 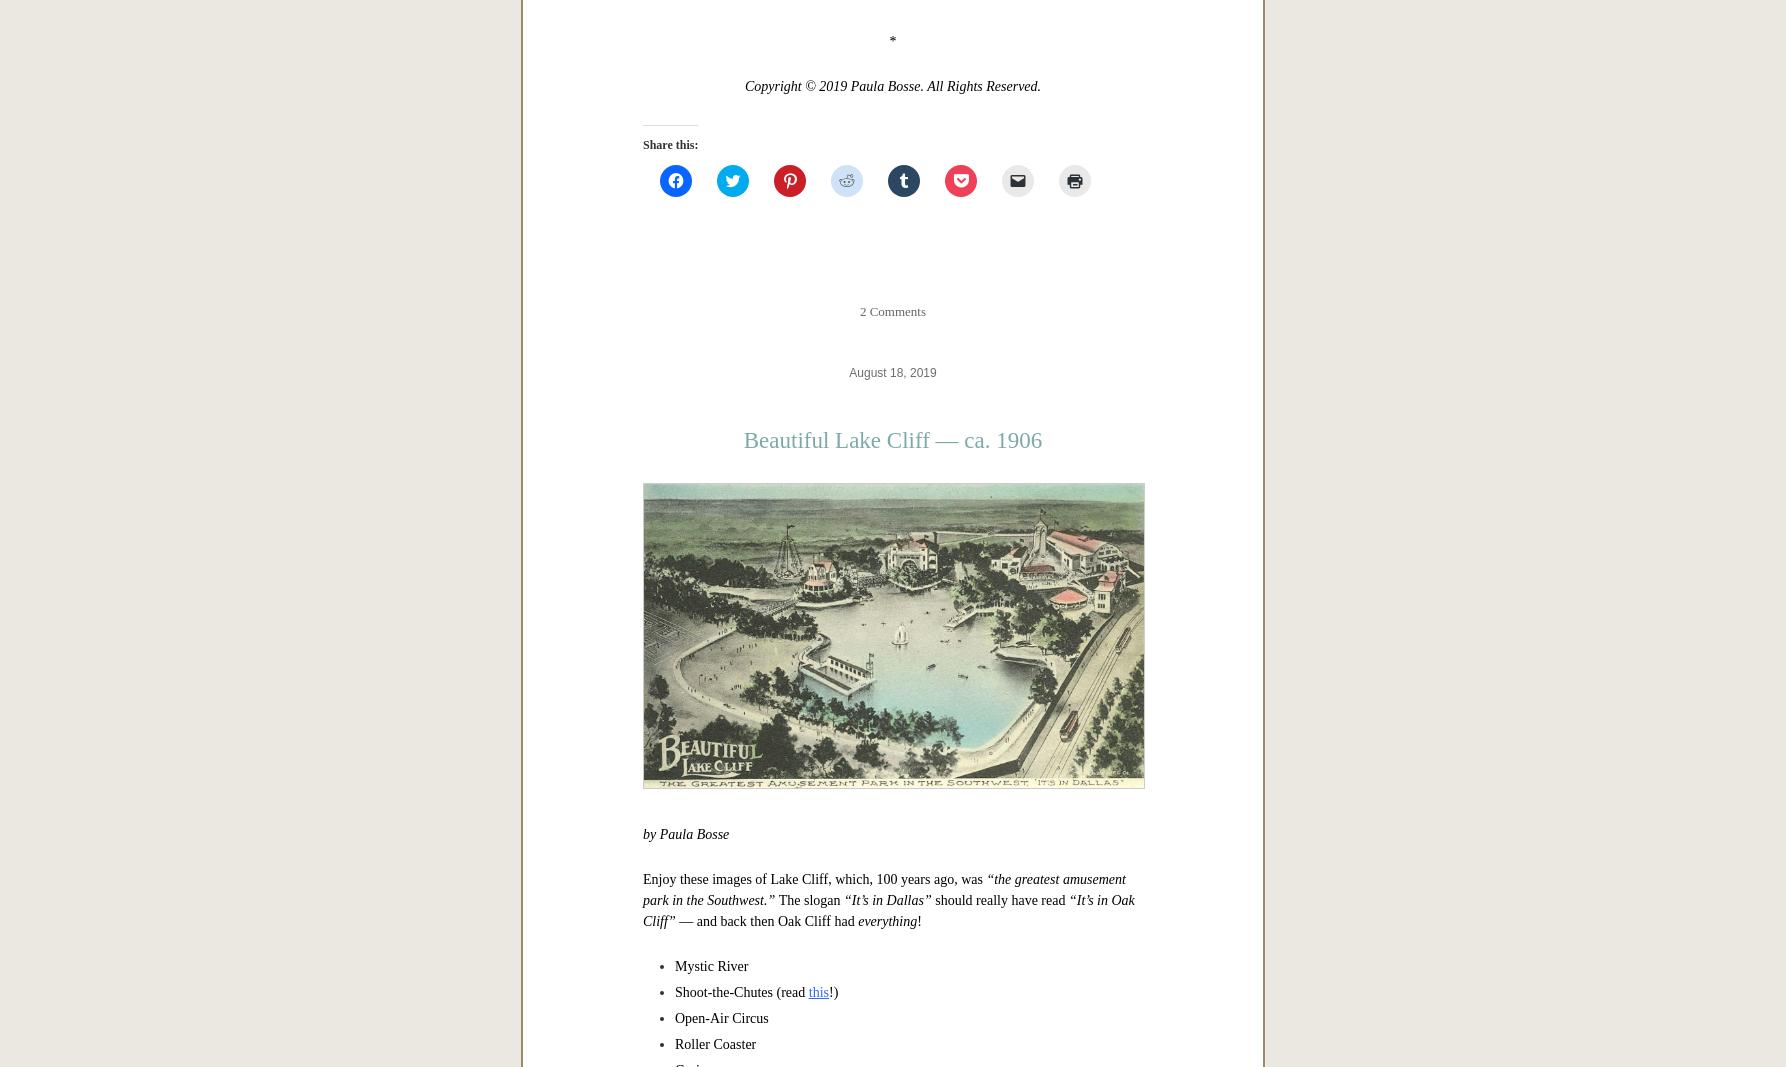 I want to click on 'Enjoy these images of Lake Cliff, which, 100 years ago, was', so click(x=813, y=877).